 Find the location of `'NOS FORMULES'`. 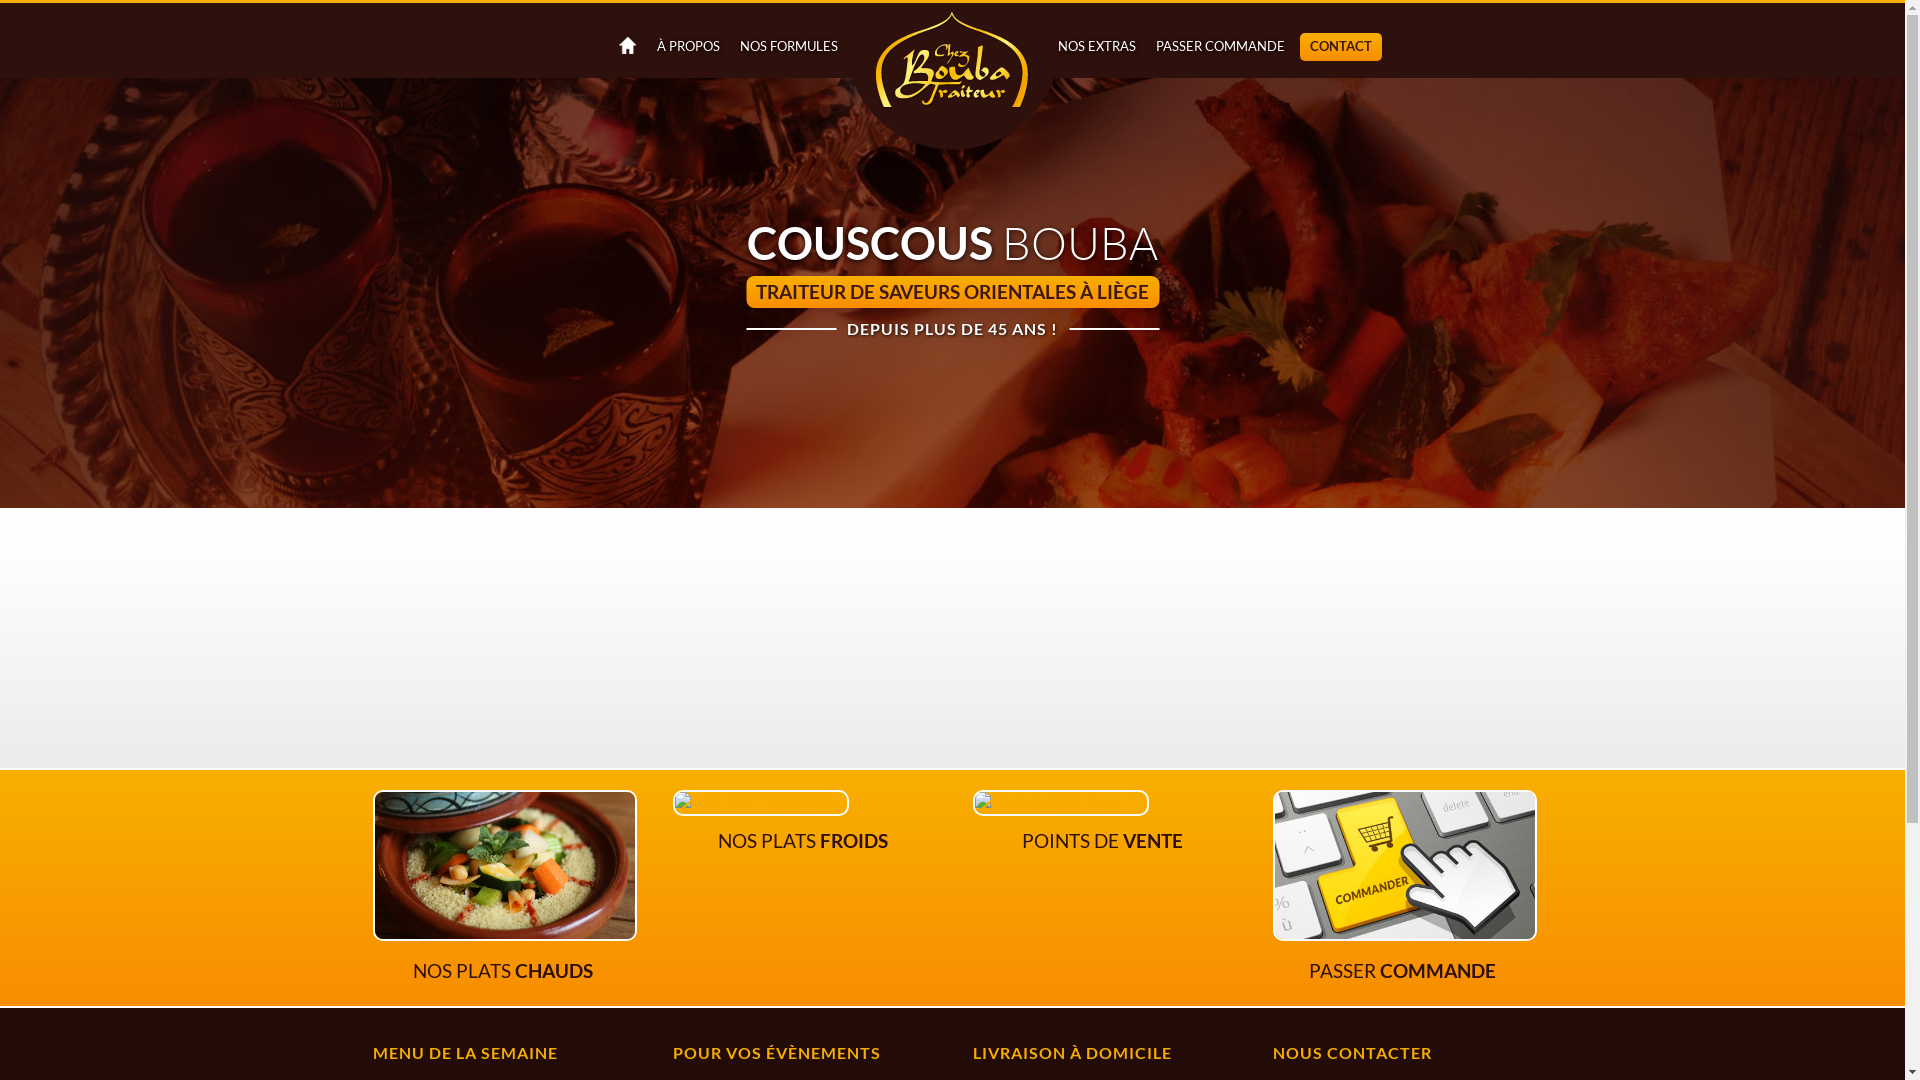

'NOS FORMULES' is located at coordinates (728, 45).